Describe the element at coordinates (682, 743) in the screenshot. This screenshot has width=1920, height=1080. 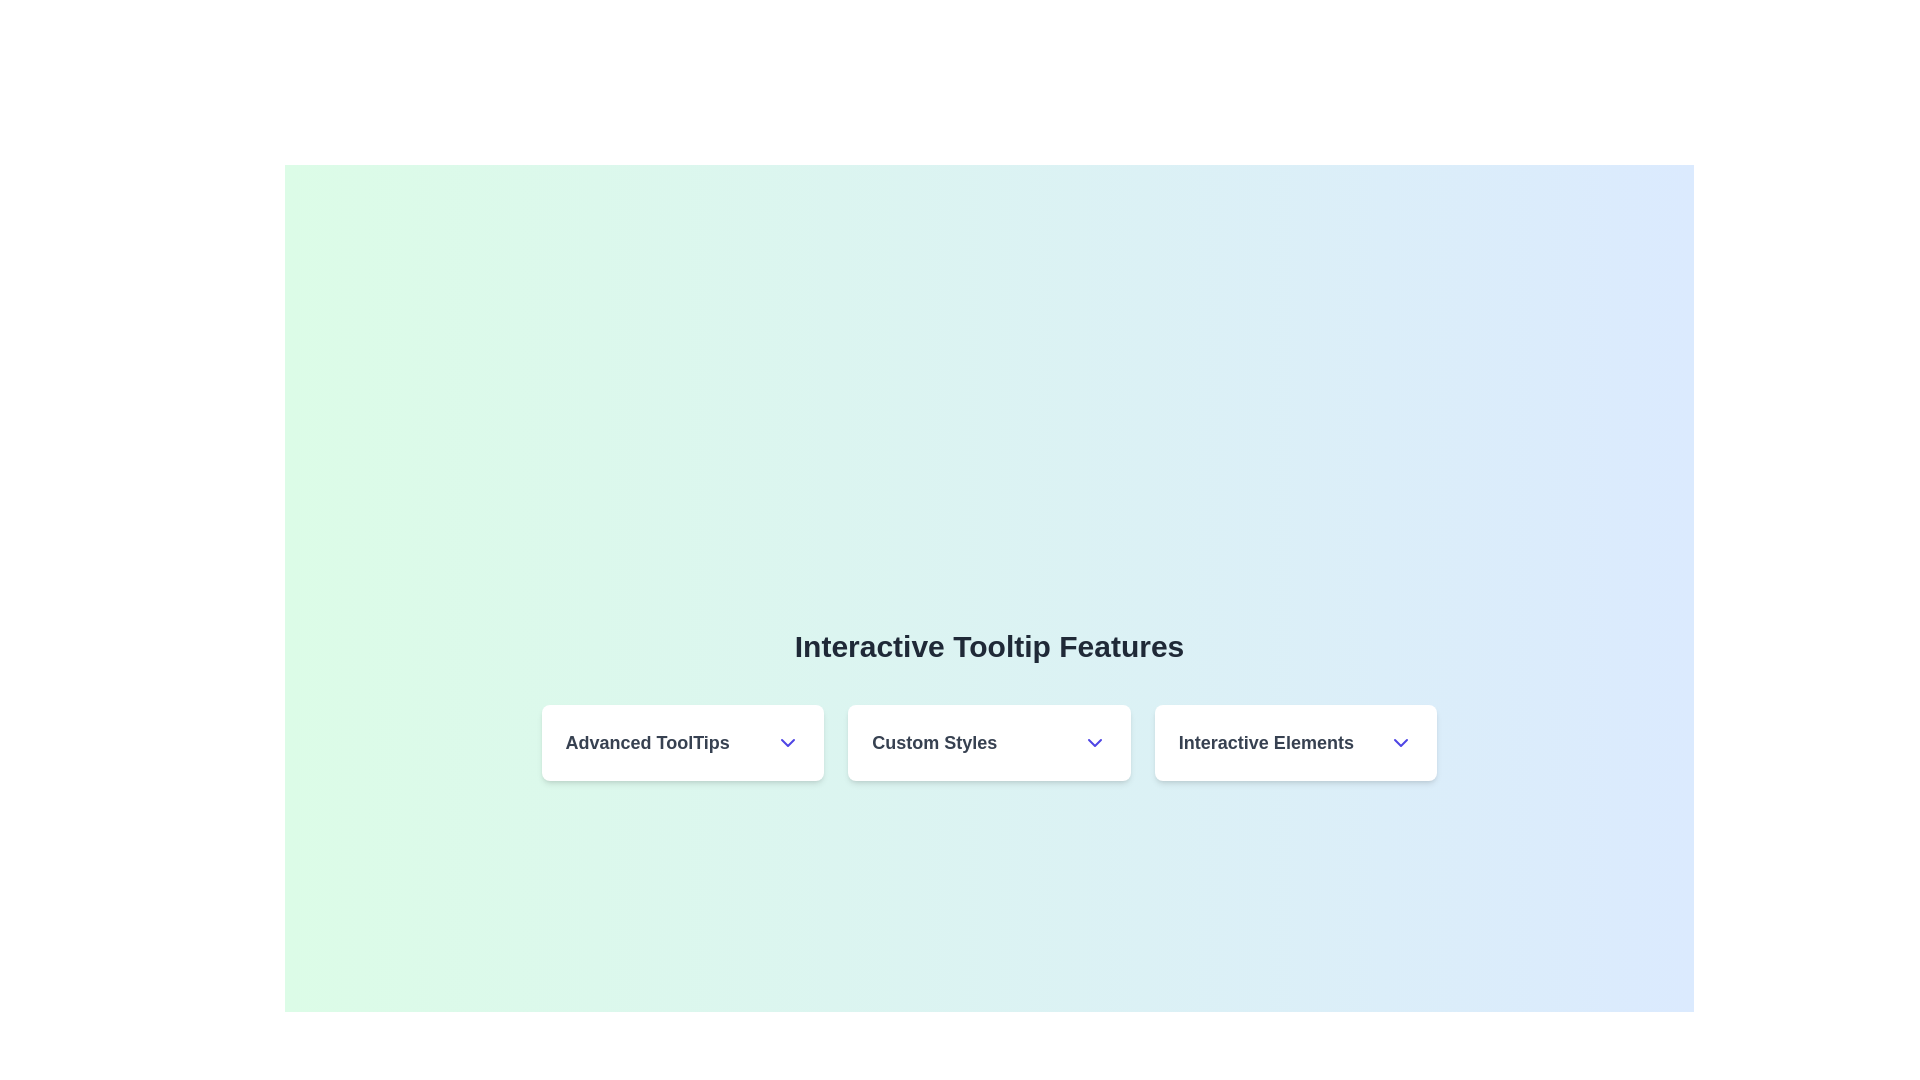
I see `the Card-like button labeled 'Advanced ToolTips', which is the first item in the grid layout, featuring a white background and bold dark-gray text` at that location.